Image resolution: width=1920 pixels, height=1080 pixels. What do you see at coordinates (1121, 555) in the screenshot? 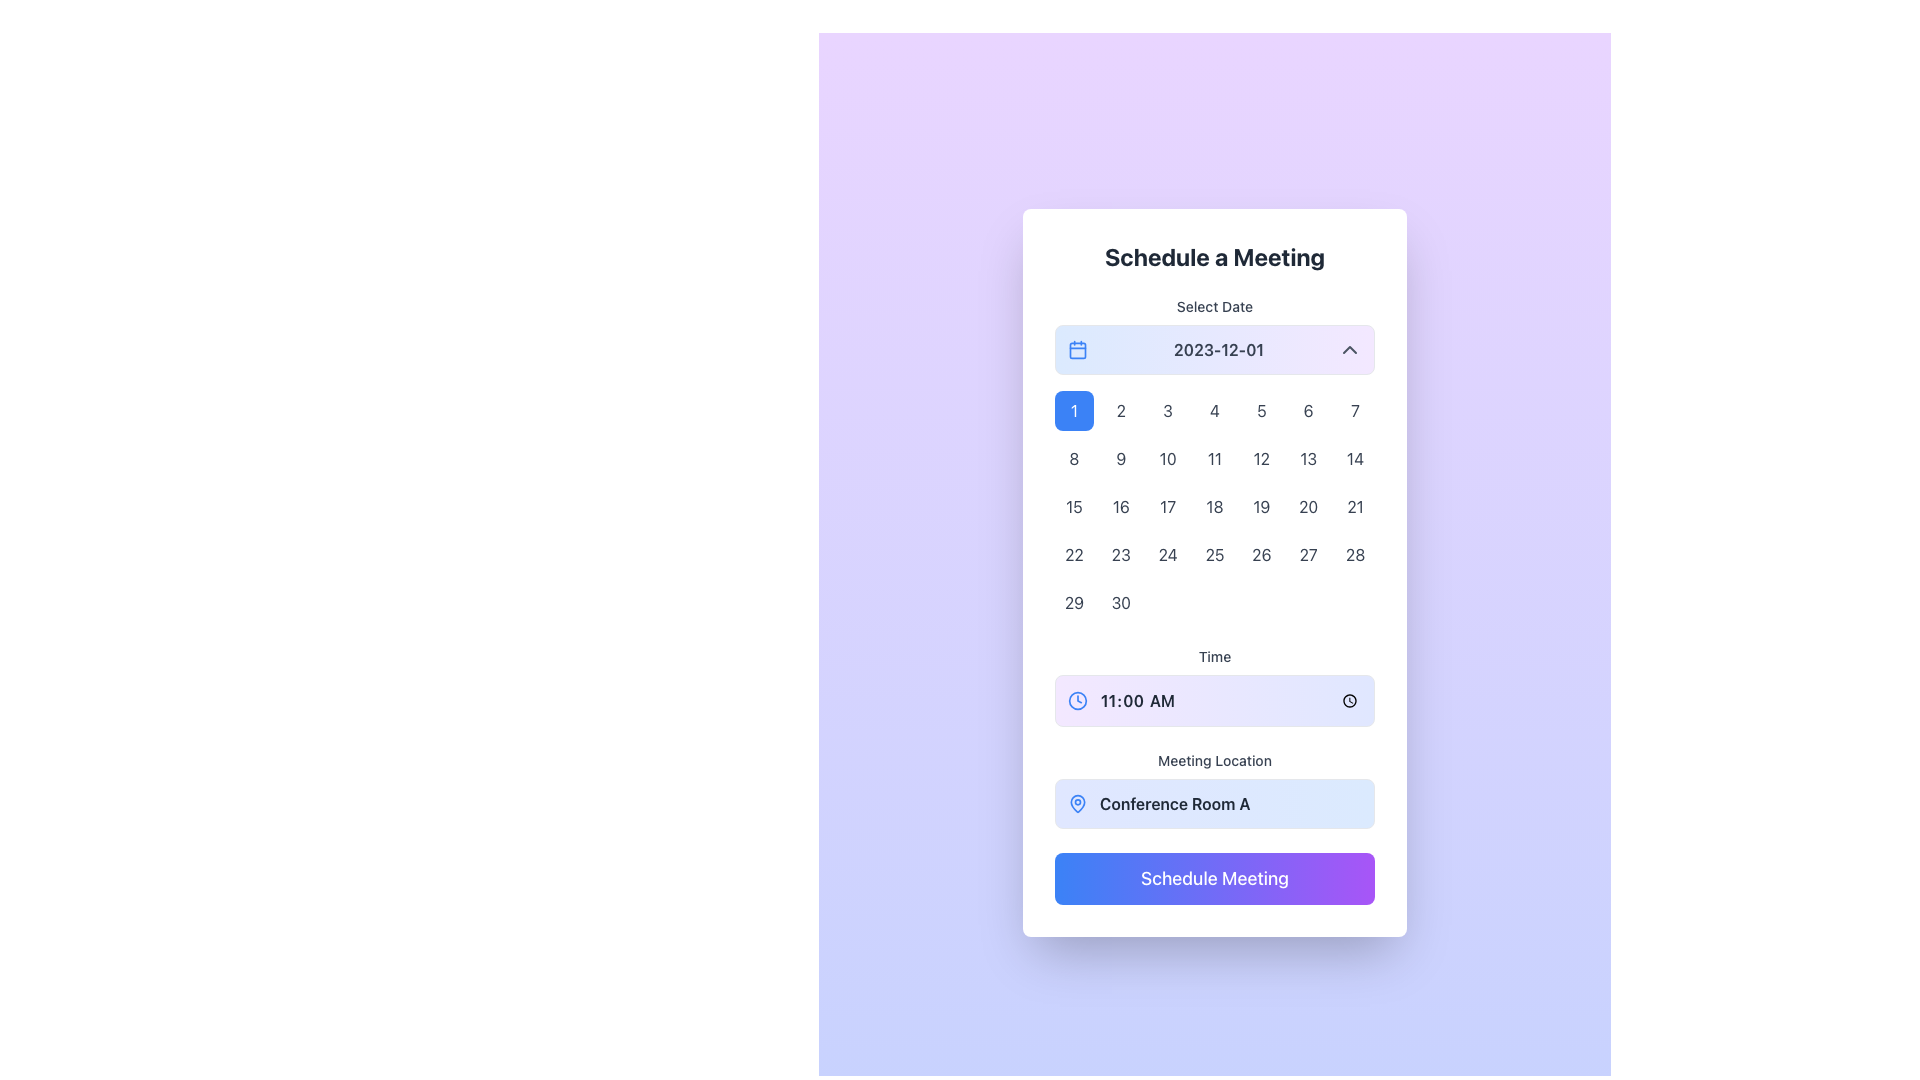
I see `the button representing the date 23 in the calendar grid` at bounding box center [1121, 555].